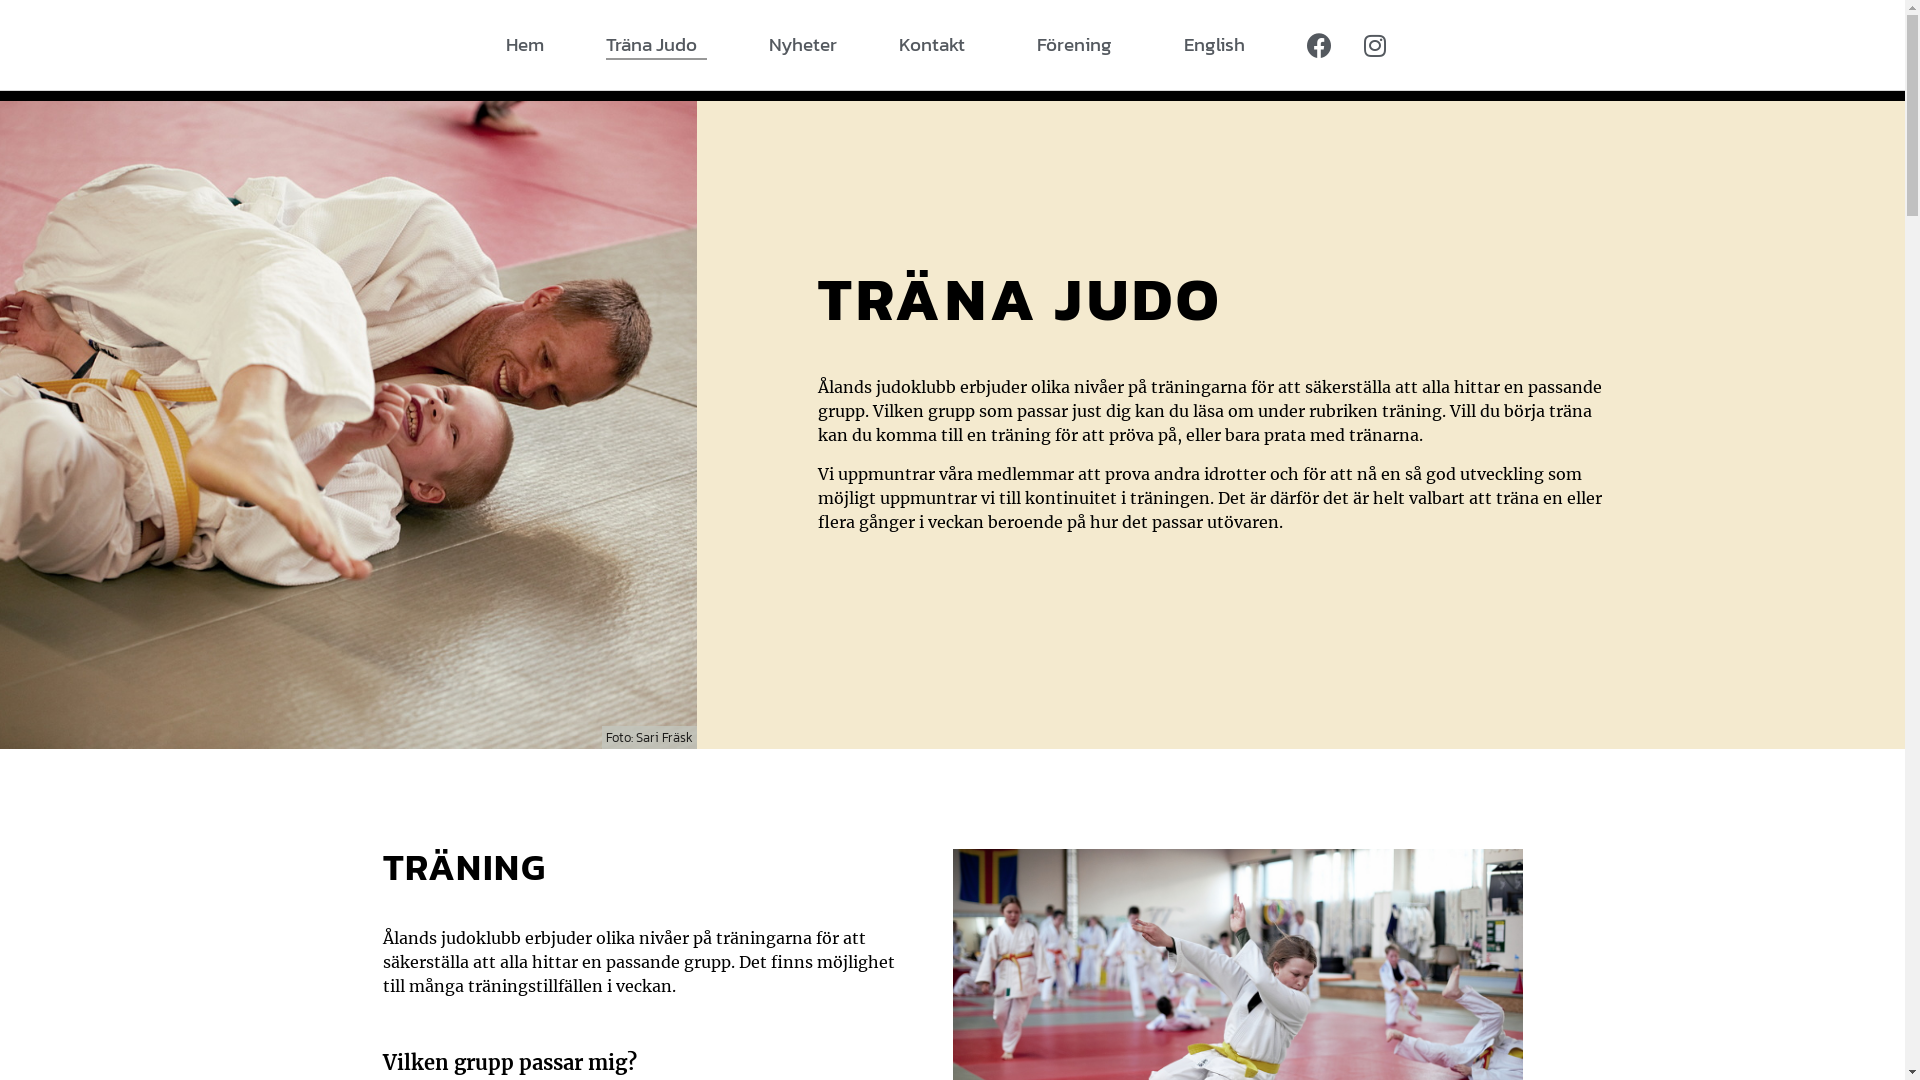 The height and width of the screenshot is (1080, 1920). I want to click on 'Hem', so click(524, 45).